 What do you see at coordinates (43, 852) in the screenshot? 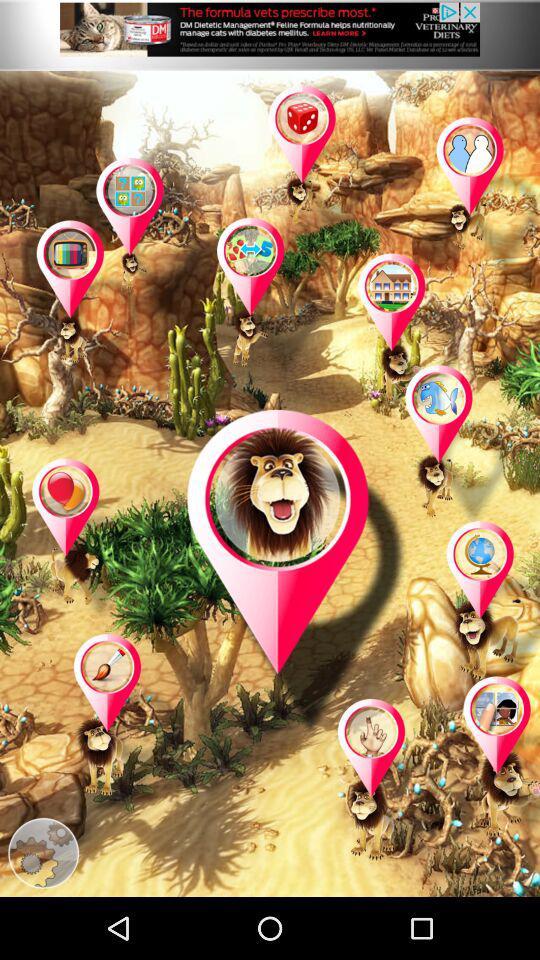
I see `change app settings` at bounding box center [43, 852].